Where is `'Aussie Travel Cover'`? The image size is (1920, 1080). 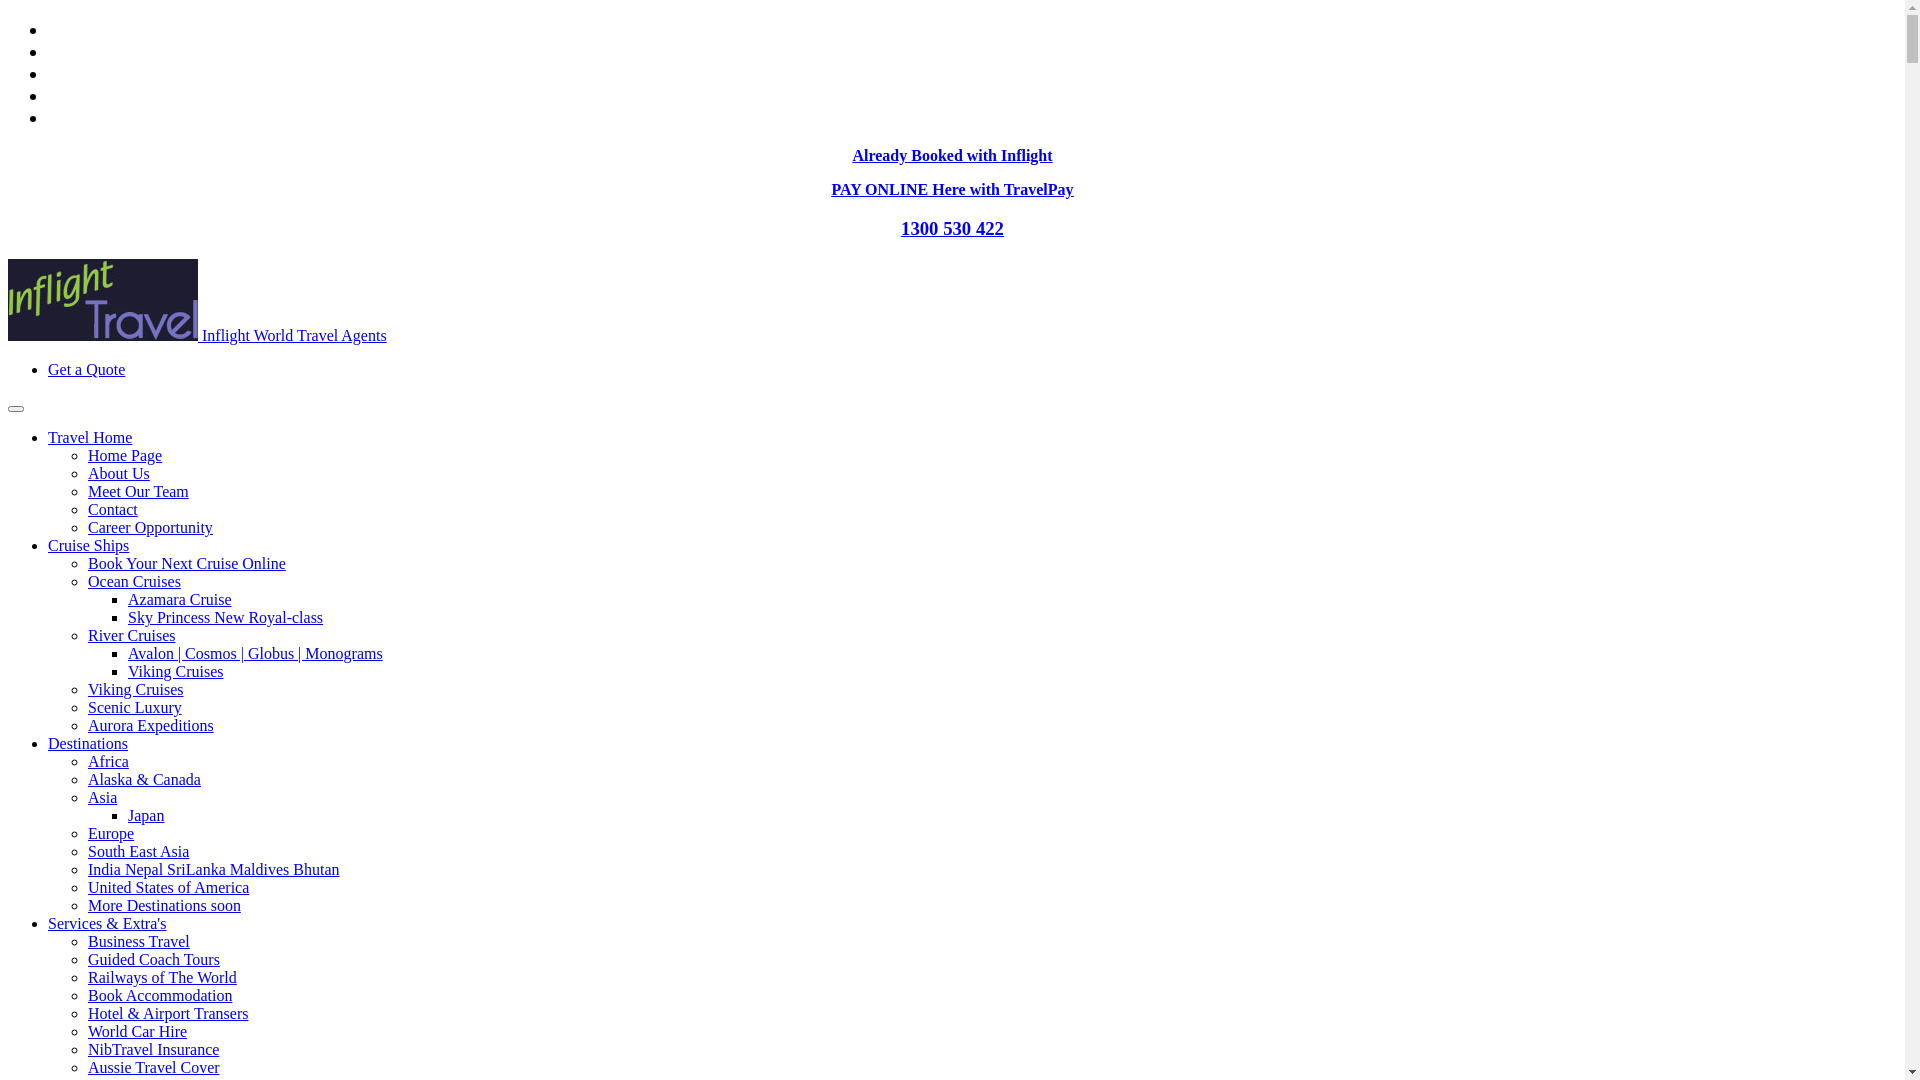
'Aussie Travel Cover' is located at coordinates (152, 1066).